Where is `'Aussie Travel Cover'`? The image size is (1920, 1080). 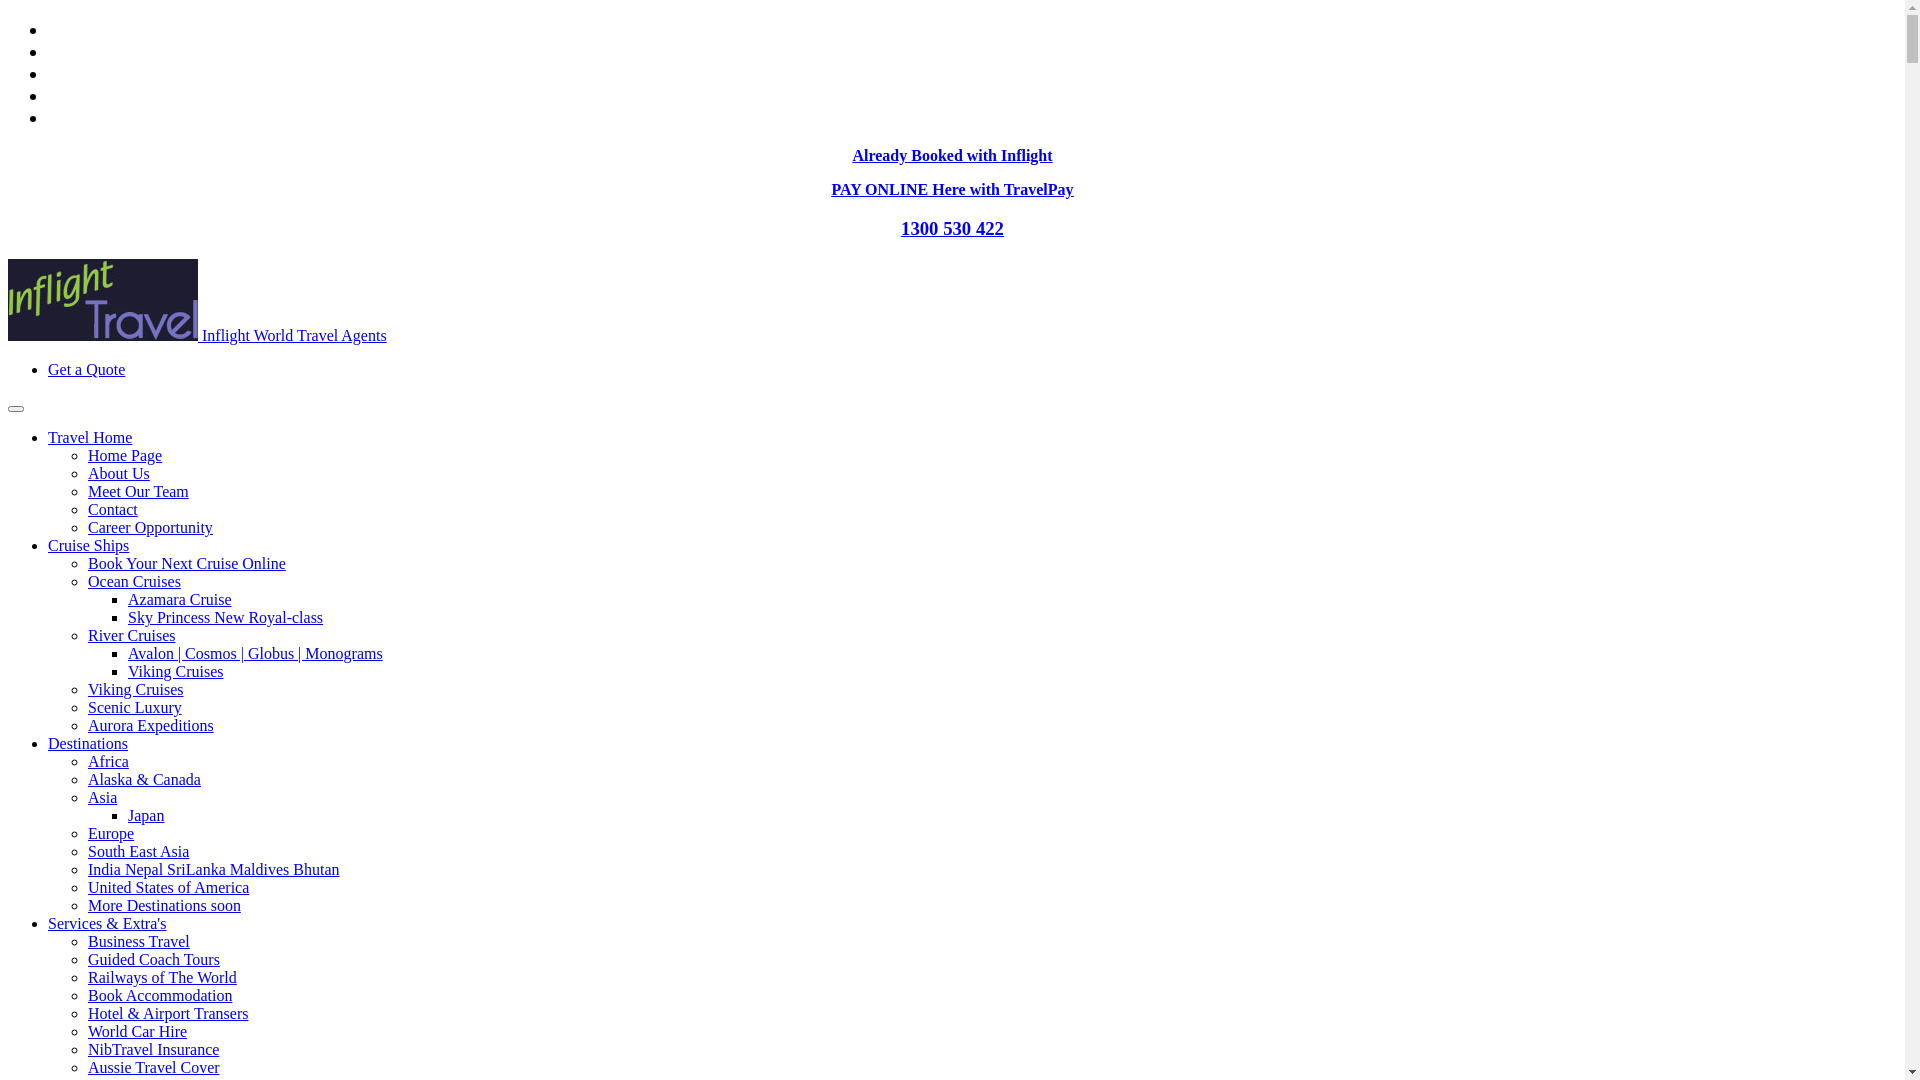
'Aussie Travel Cover' is located at coordinates (152, 1066).